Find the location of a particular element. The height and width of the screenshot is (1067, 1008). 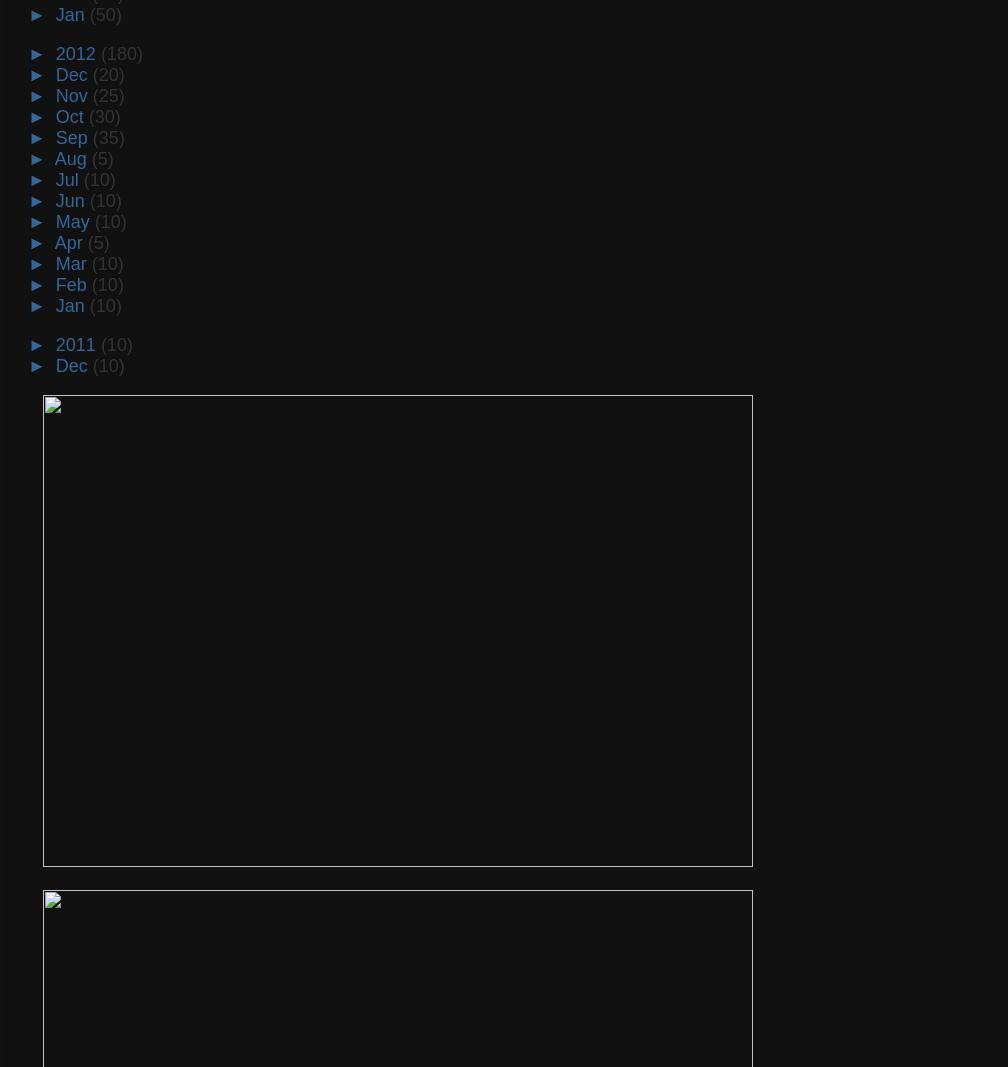

'Feb' is located at coordinates (72, 284).